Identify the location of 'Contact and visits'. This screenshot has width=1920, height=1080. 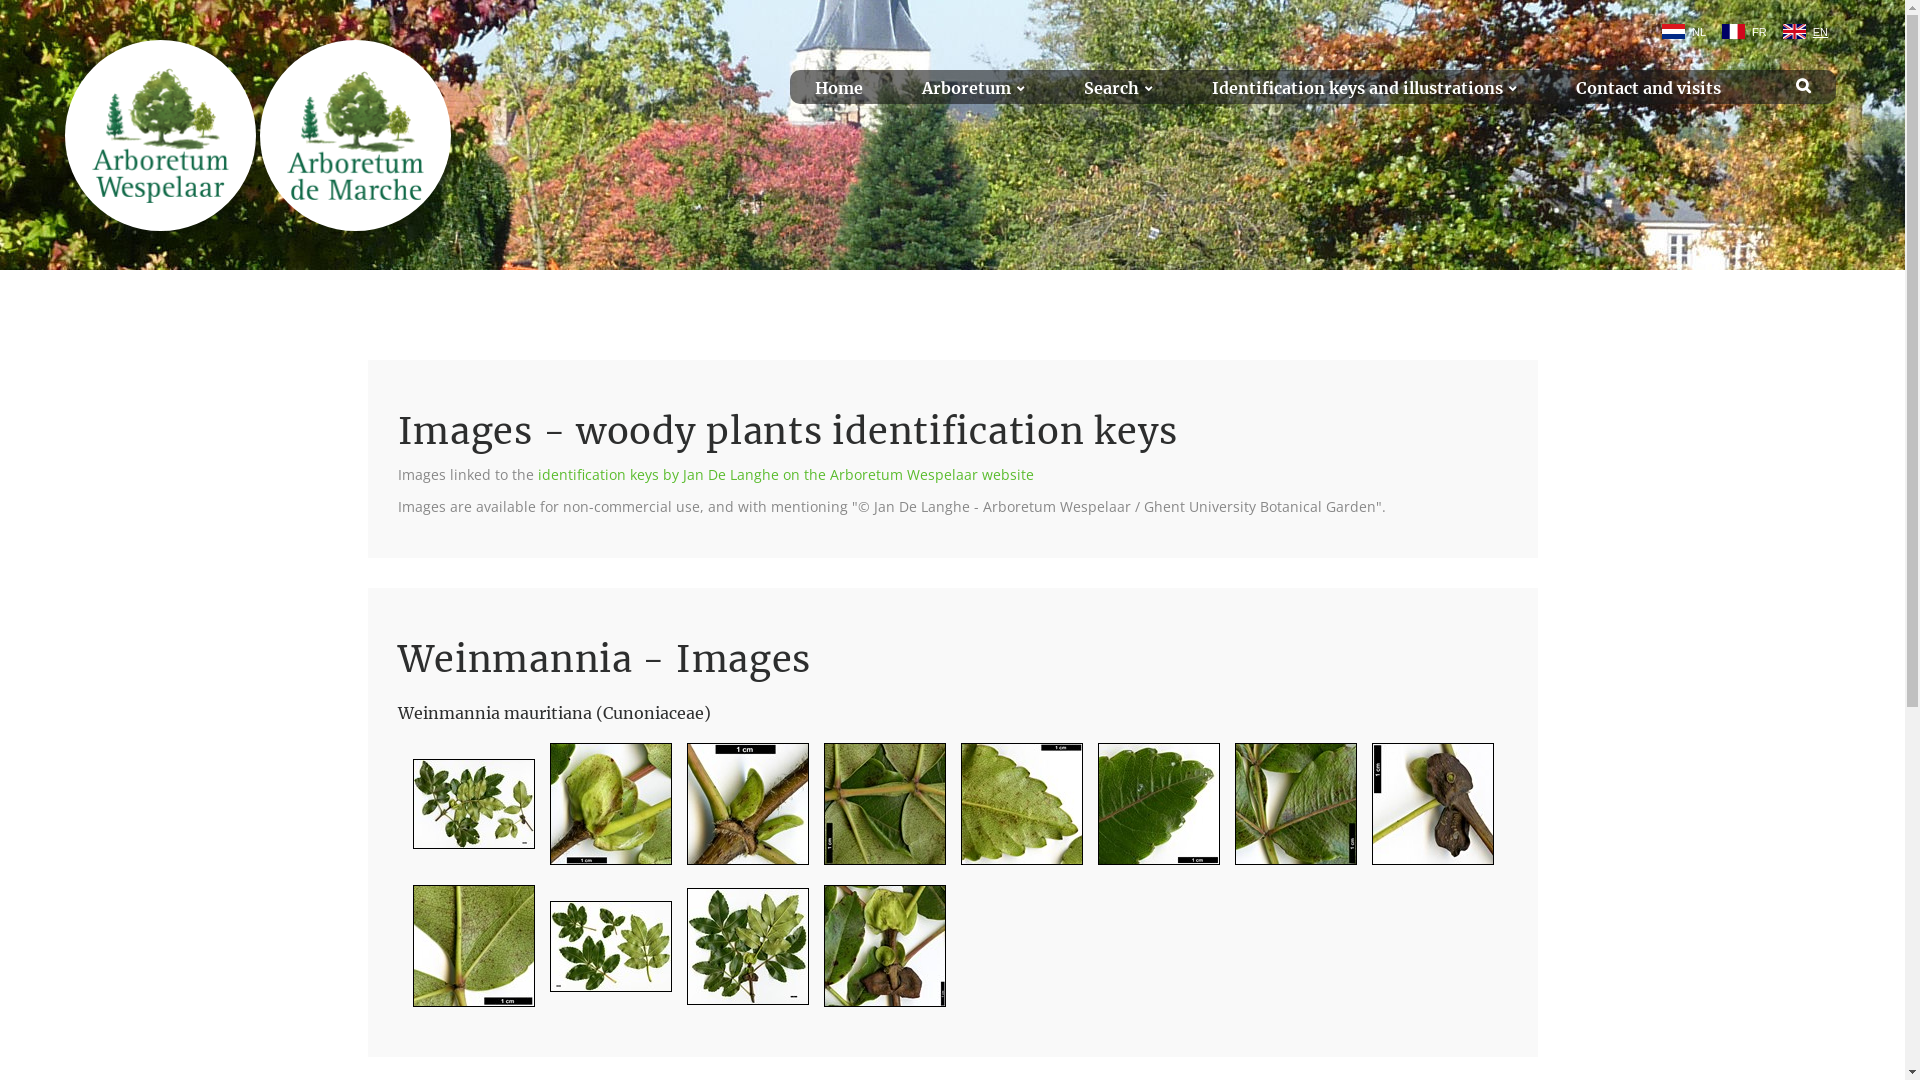
(1648, 87).